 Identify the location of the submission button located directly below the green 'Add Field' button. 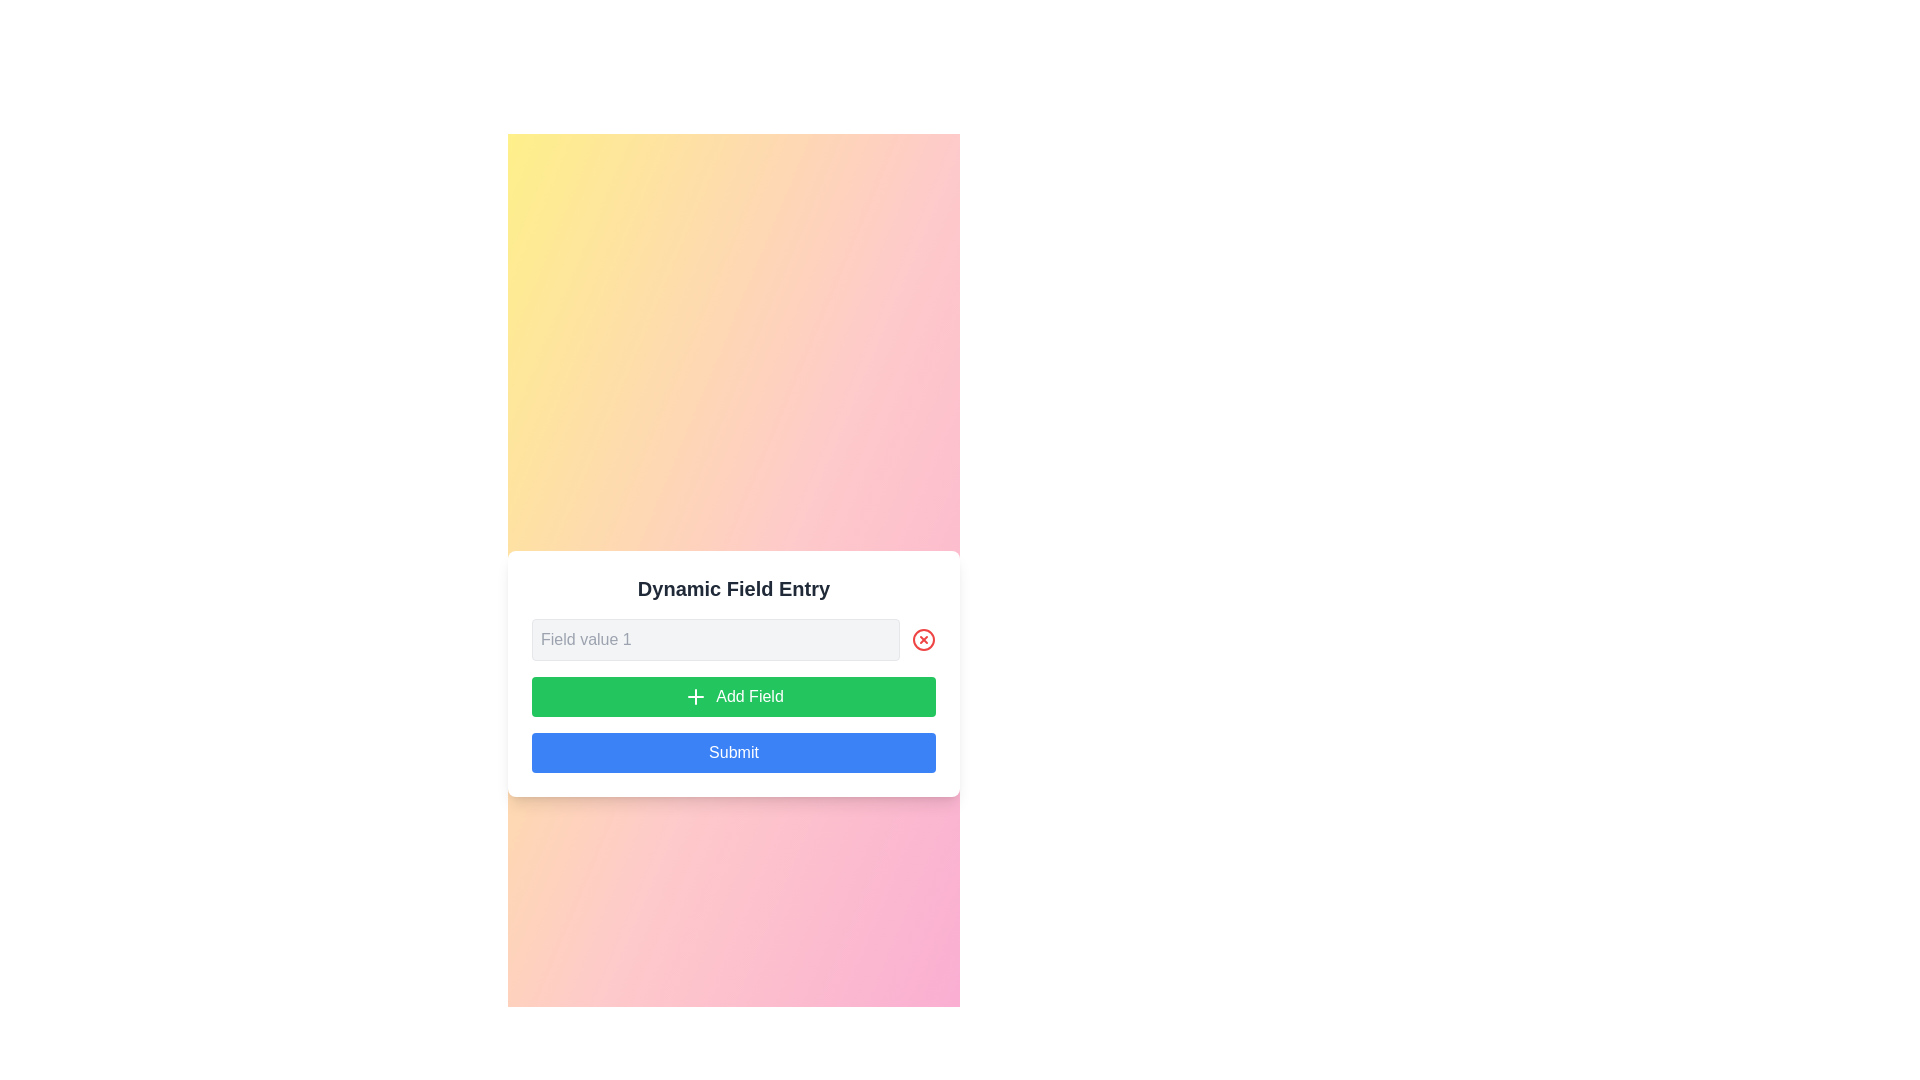
(733, 752).